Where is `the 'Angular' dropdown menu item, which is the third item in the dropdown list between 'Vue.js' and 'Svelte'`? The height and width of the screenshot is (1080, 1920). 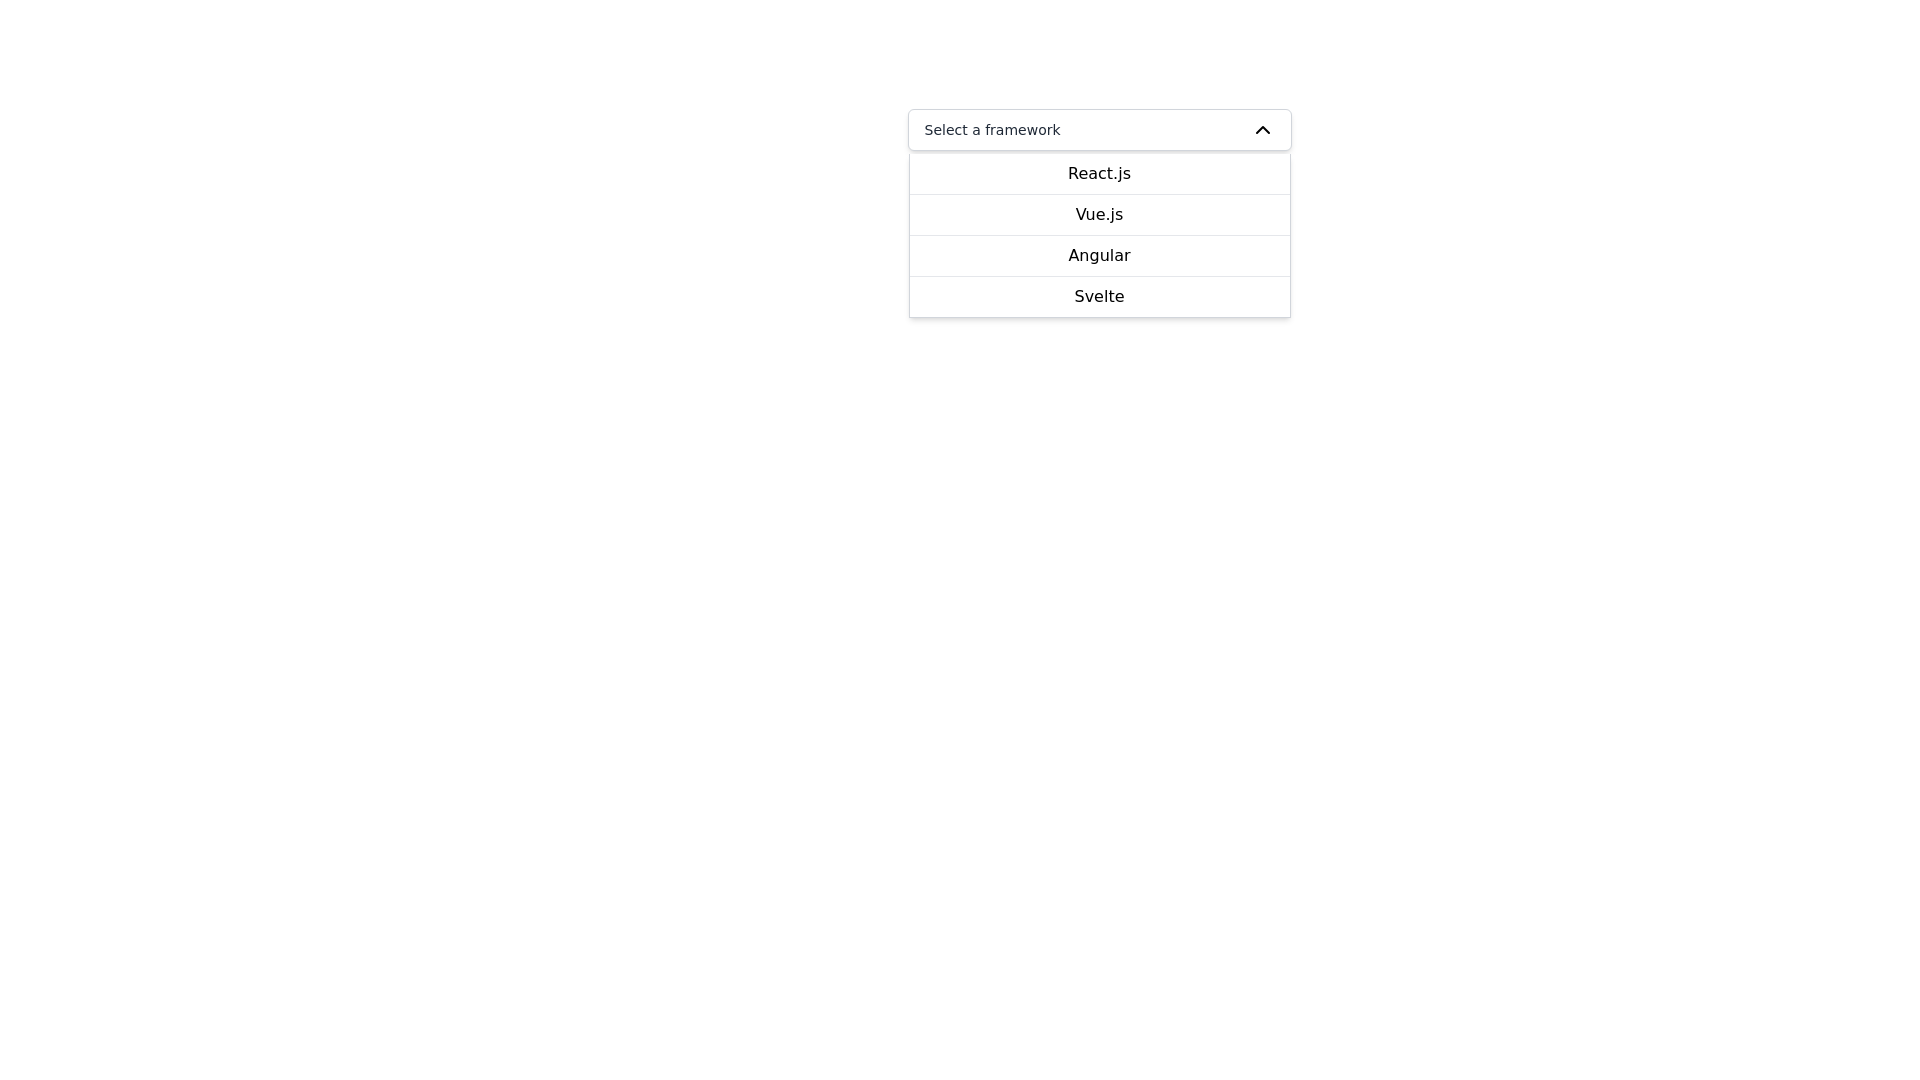
the 'Angular' dropdown menu item, which is the third item in the dropdown list between 'Vue.js' and 'Svelte' is located at coordinates (1098, 254).